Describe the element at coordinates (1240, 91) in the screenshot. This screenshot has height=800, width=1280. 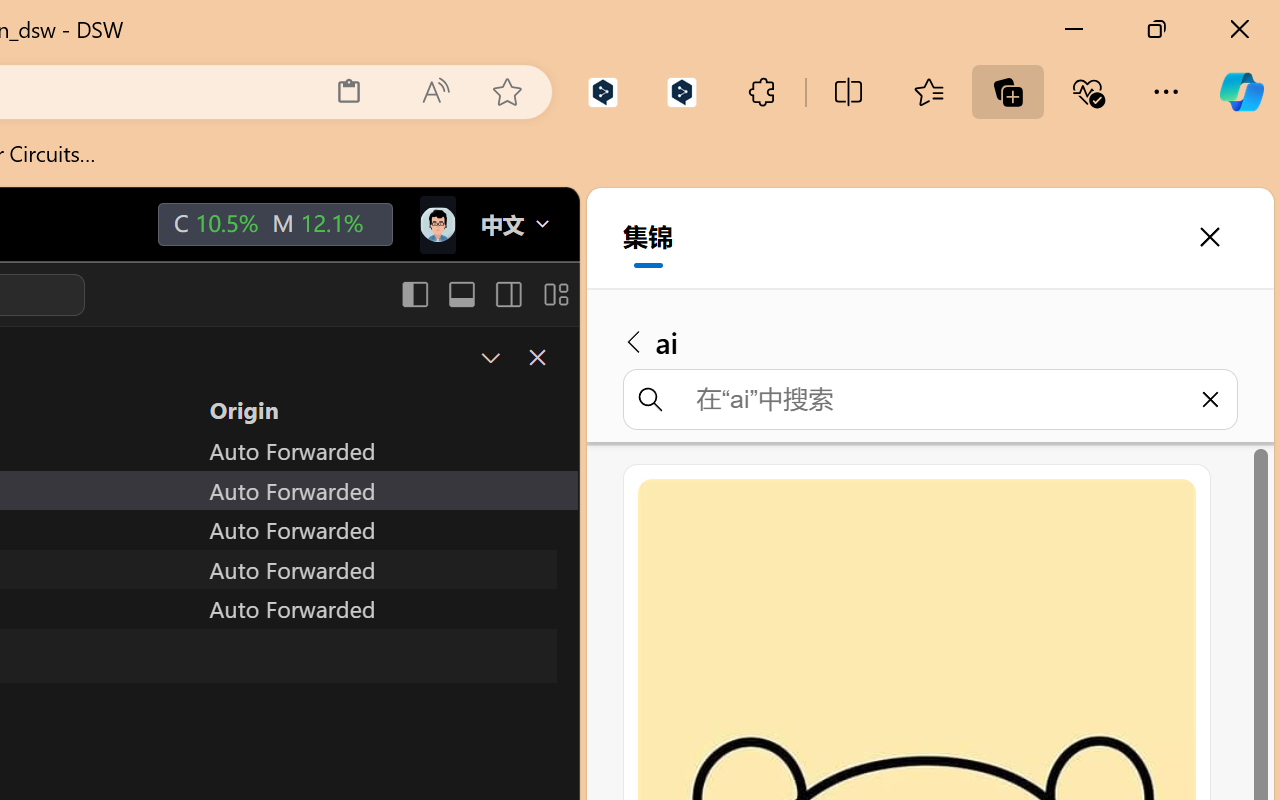
I see `'Copilot (Ctrl+Shift+.)'` at that location.